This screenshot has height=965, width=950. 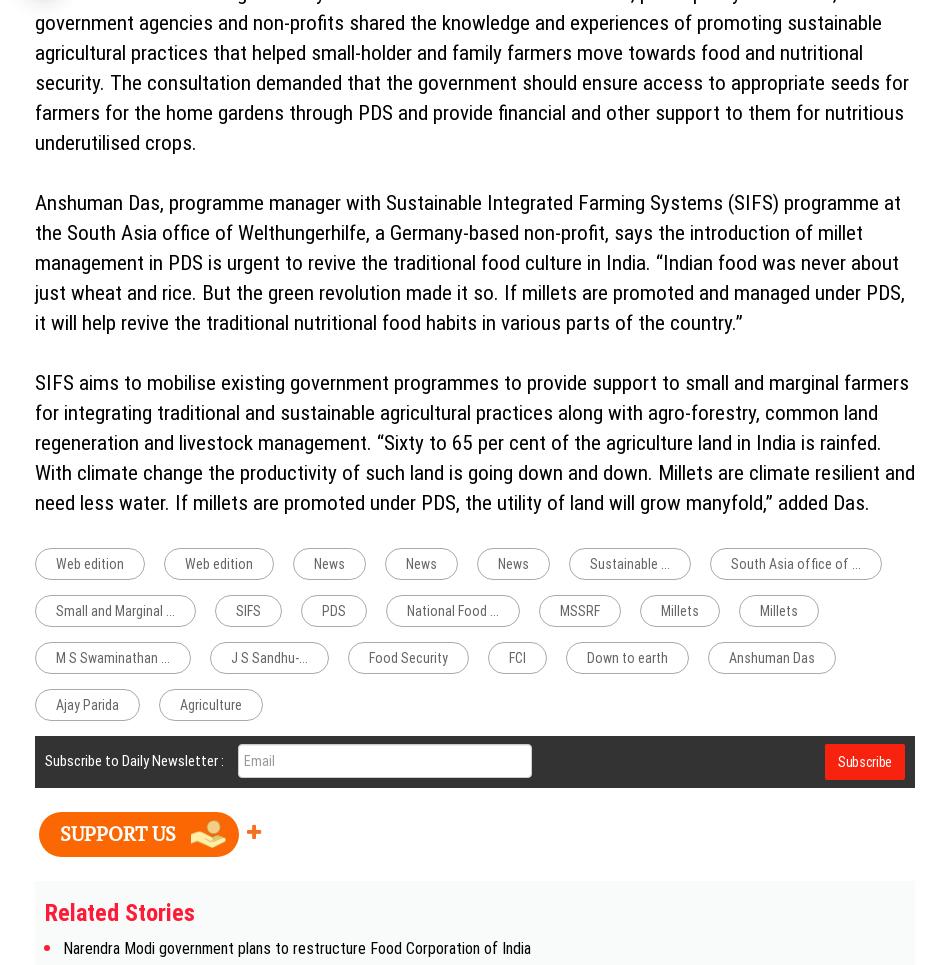 What do you see at coordinates (579, 610) in the screenshot?
I see `'MSSRF'` at bounding box center [579, 610].